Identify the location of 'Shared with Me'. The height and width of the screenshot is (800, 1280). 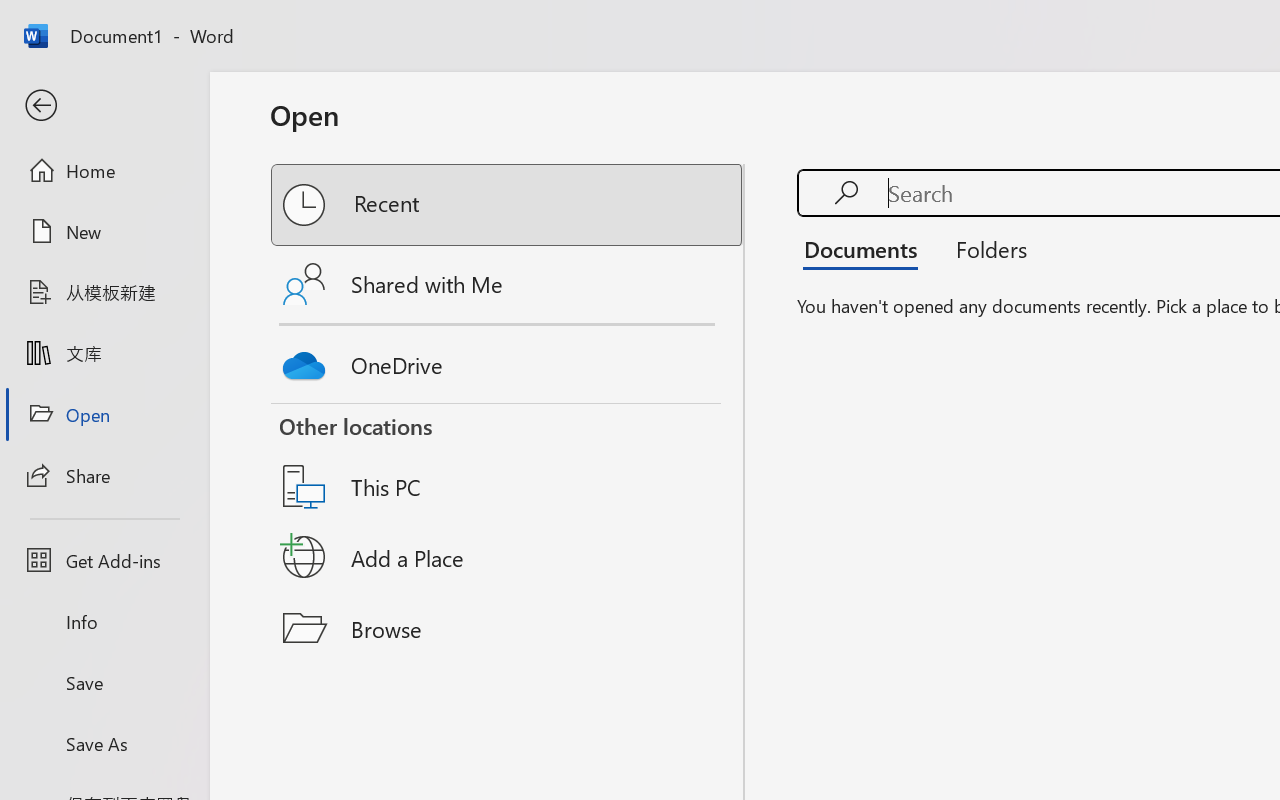
(508, 284).